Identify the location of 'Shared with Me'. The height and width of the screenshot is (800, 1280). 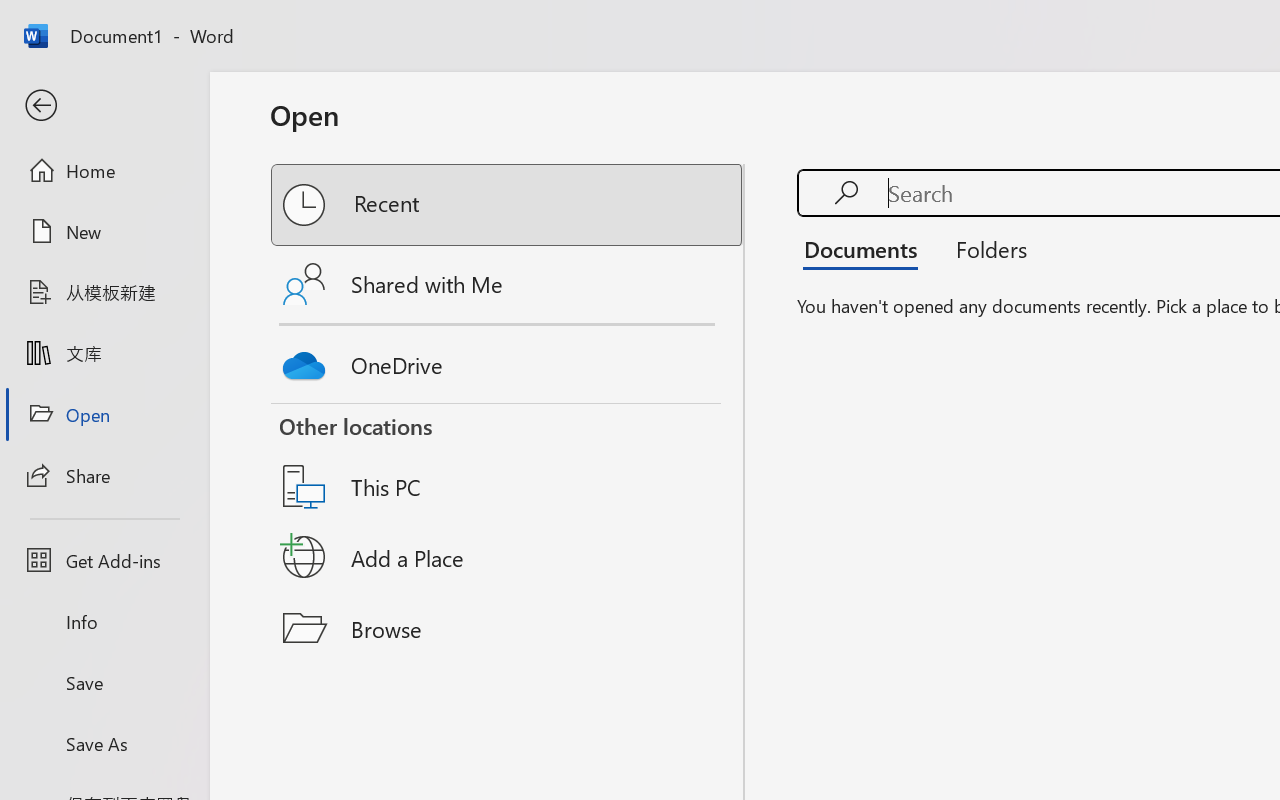
(508, 284).